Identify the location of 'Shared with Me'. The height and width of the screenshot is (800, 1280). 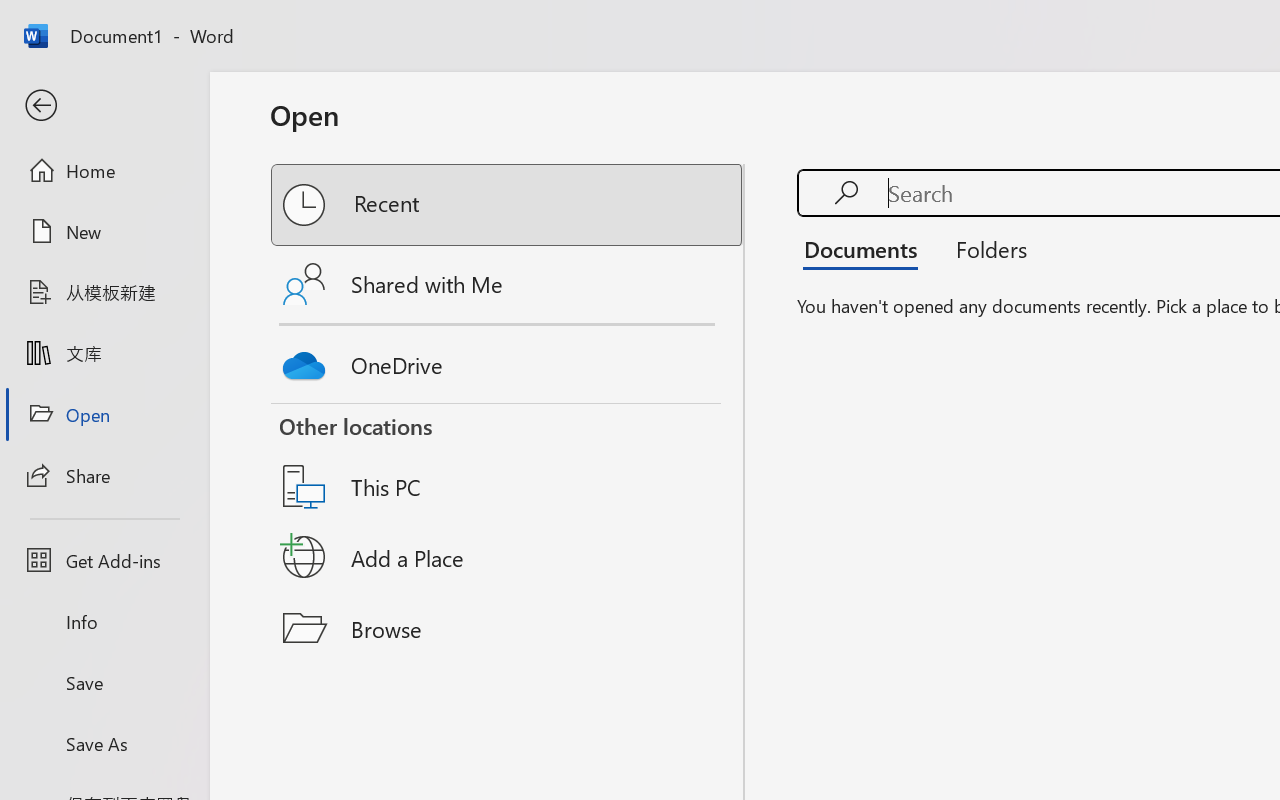
(508, 284).